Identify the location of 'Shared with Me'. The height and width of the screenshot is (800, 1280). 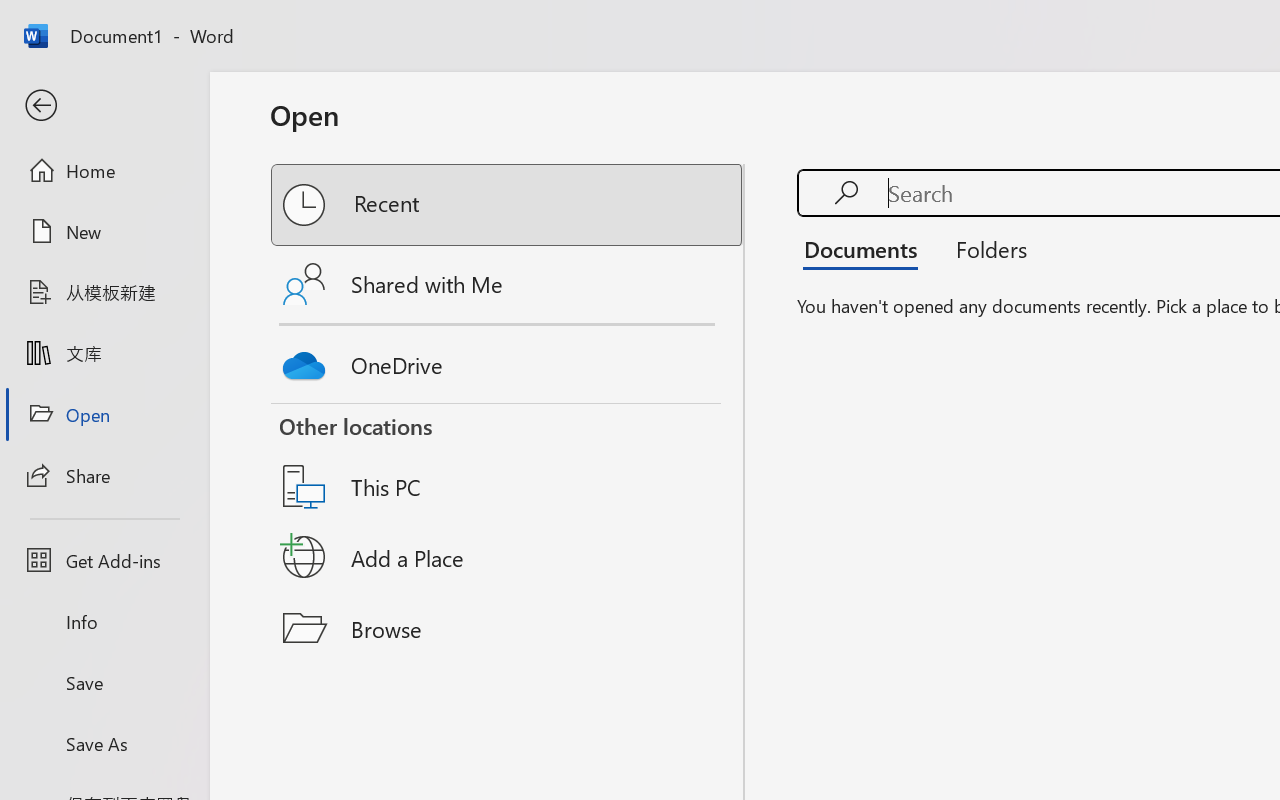
(508, 284).